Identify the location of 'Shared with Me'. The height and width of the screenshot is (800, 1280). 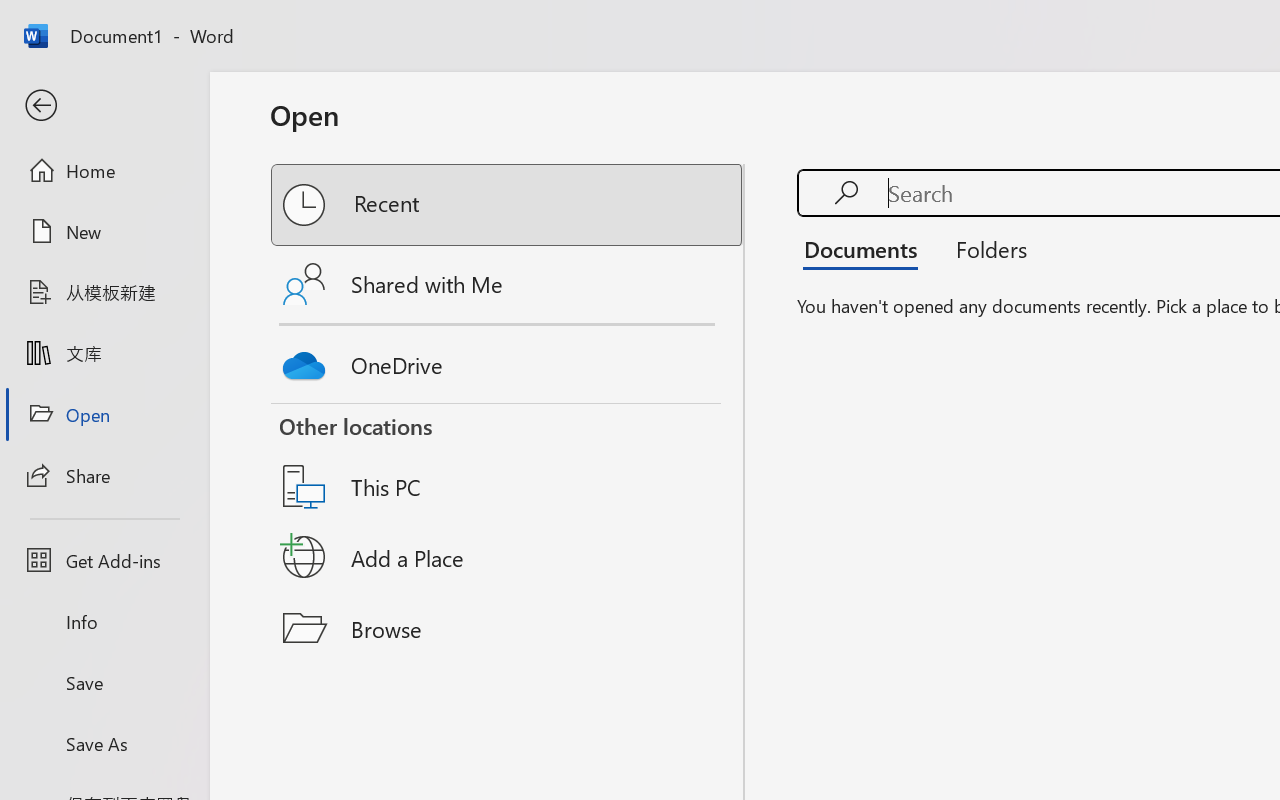
(508, 284).